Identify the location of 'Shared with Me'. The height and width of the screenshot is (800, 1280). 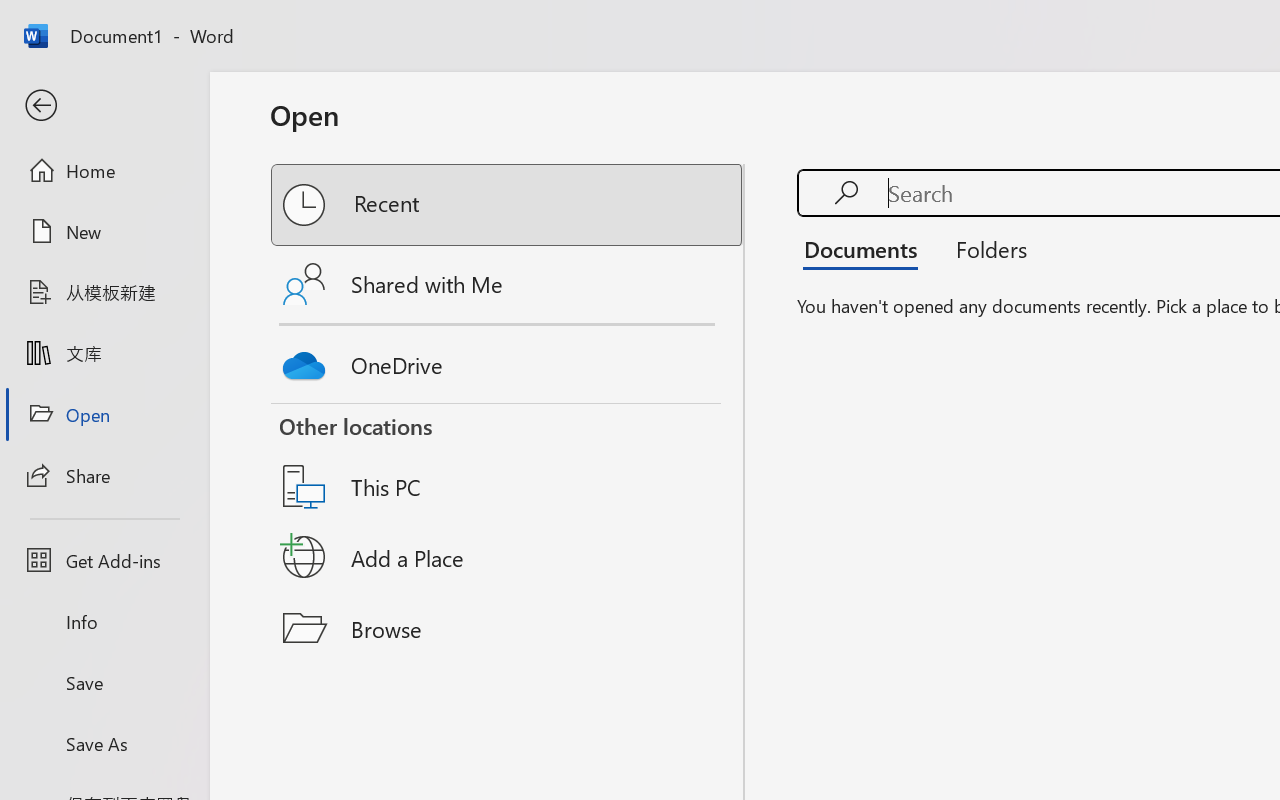
(508, 284).